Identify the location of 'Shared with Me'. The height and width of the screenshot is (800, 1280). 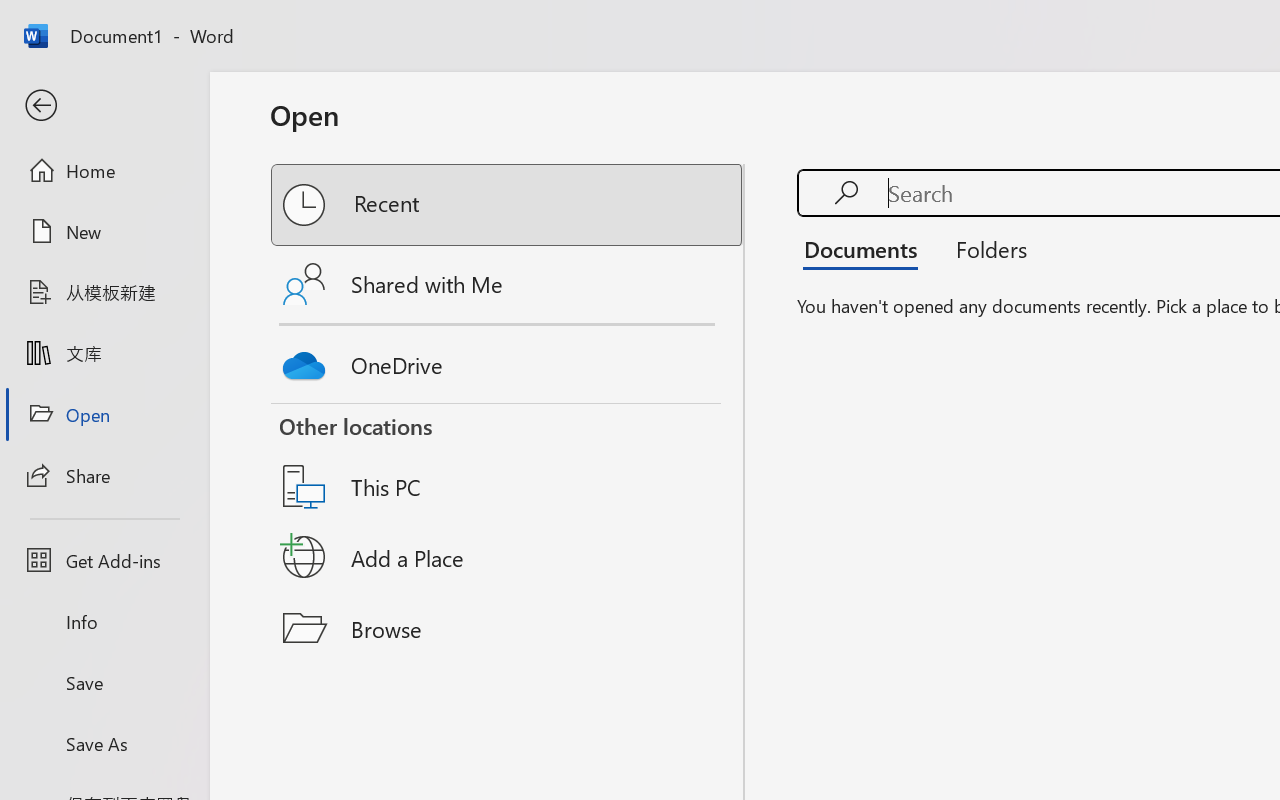
(508, 284).